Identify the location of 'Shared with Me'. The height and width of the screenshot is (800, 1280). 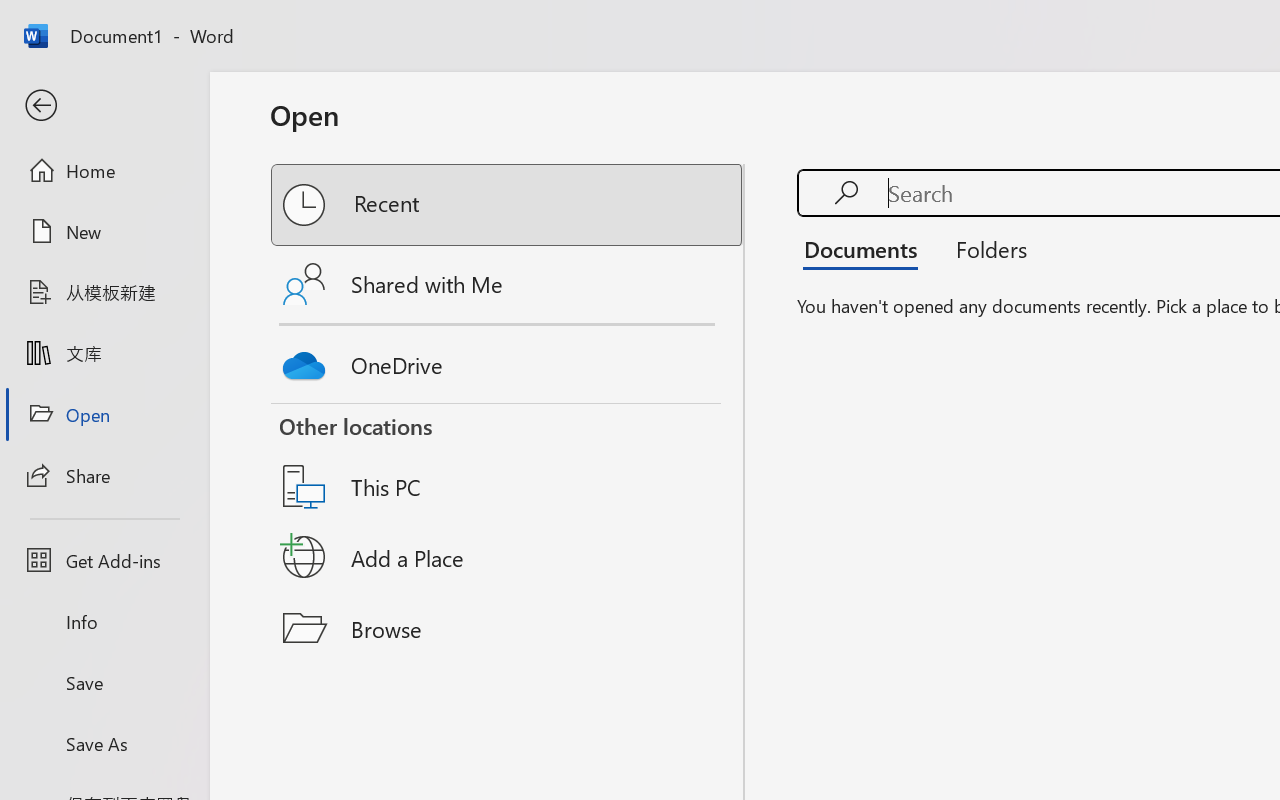
(508, 284).